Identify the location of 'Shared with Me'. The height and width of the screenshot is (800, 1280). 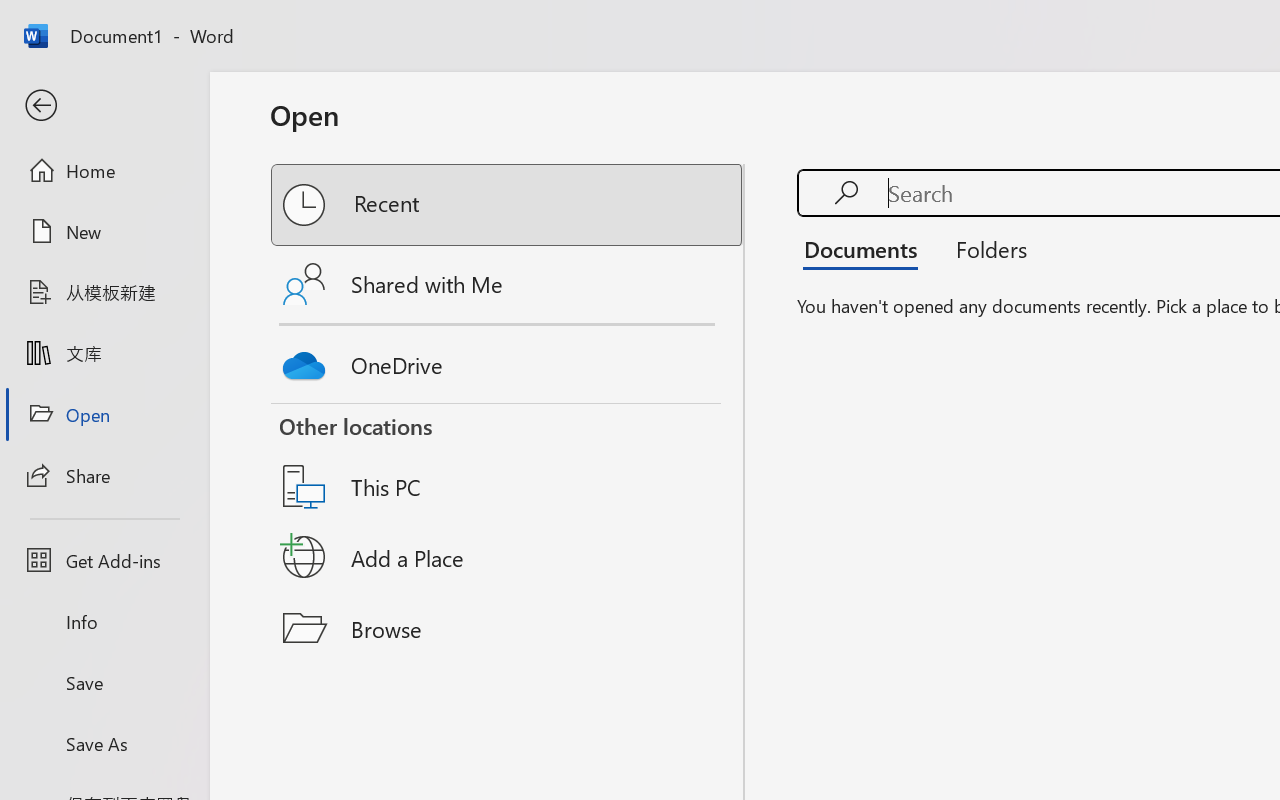
(508, 284).